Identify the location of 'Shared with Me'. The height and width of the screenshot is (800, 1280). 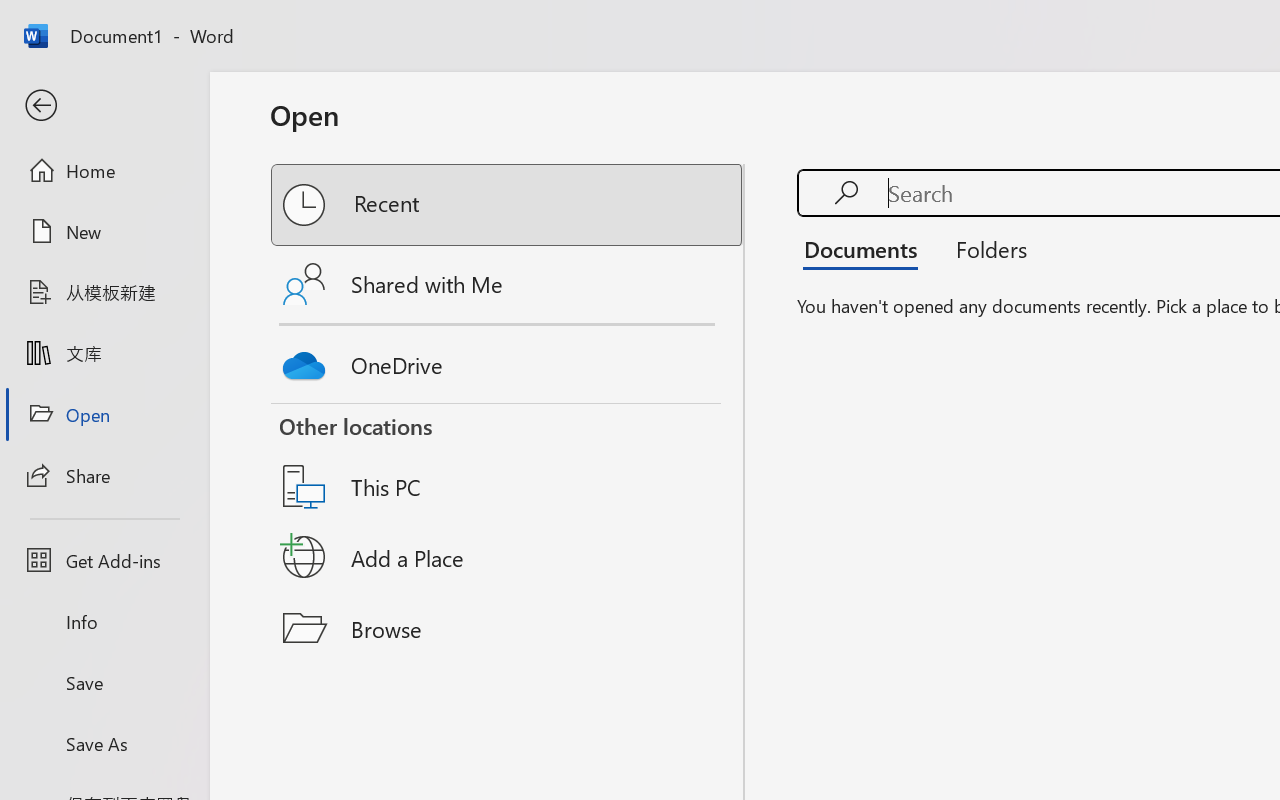
(508, 284).